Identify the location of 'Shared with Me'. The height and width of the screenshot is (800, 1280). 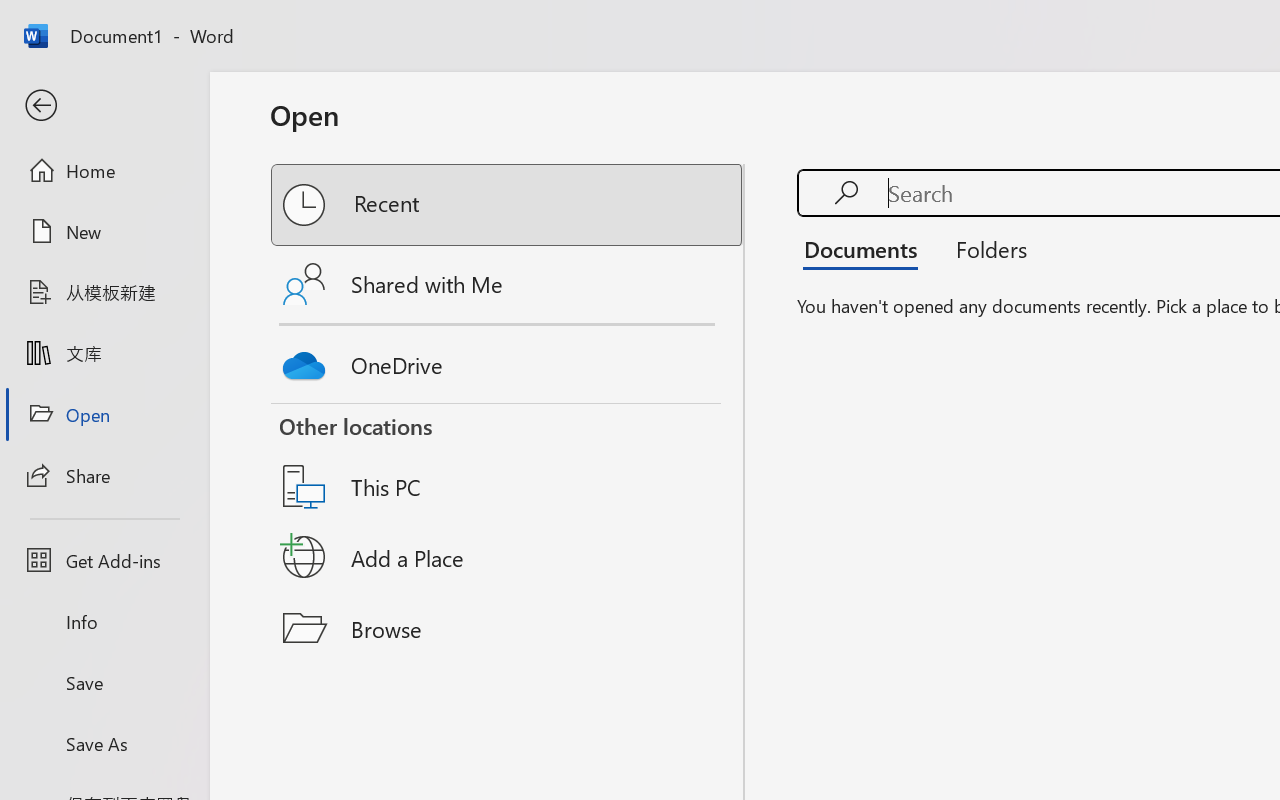
(508, 284).